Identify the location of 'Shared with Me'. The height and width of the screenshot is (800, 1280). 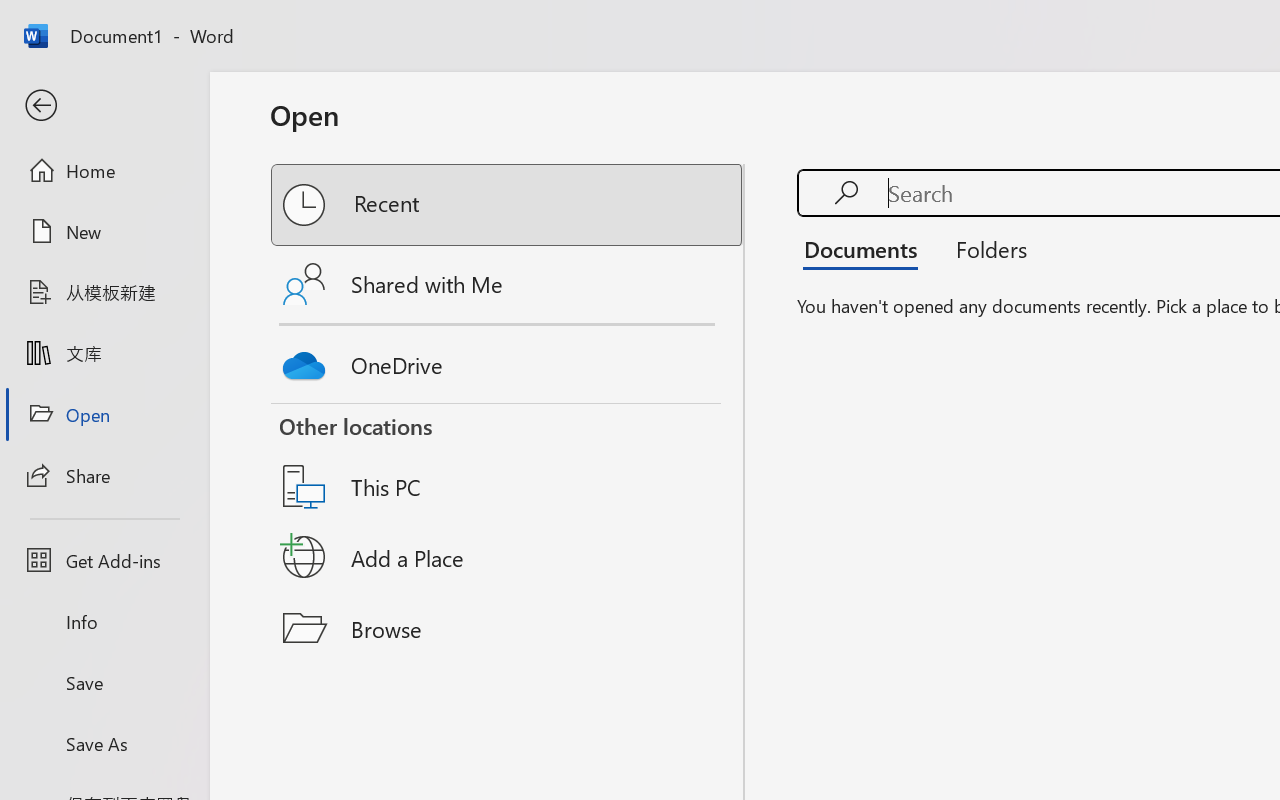
(508, 284).